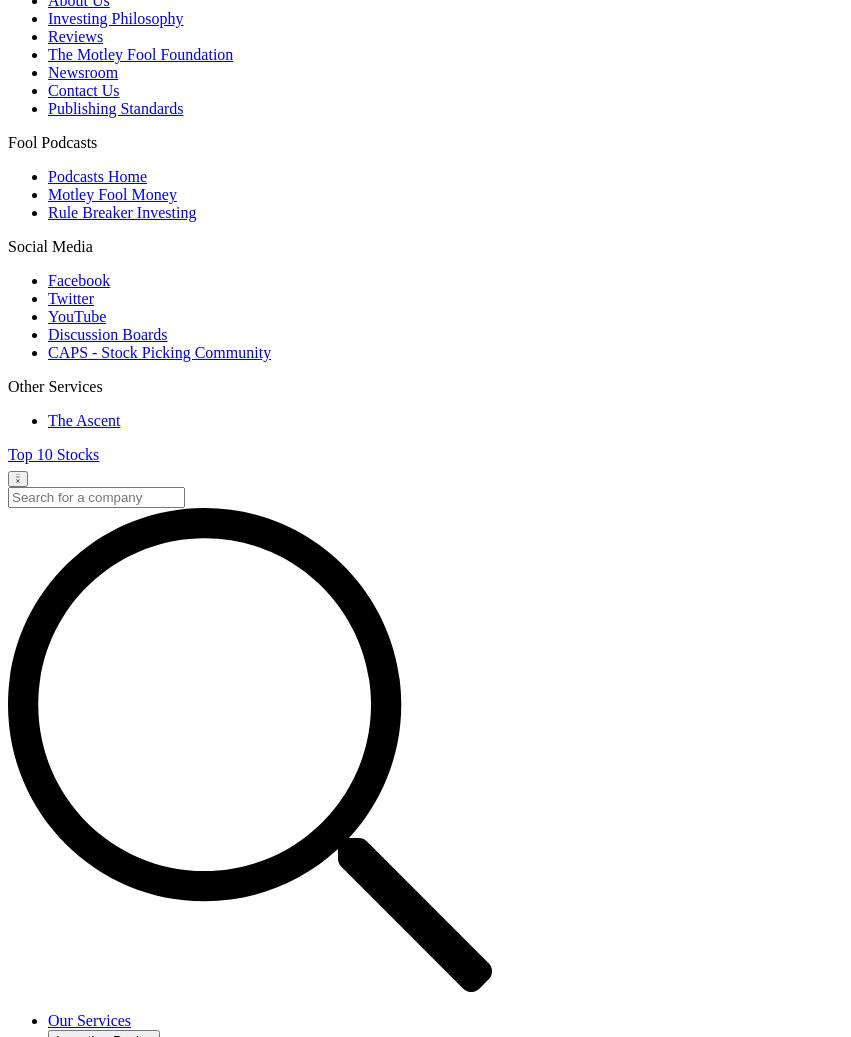 This screenshot has width=851, height=1037. Describe the element at coordinates (110, 193) in the screenshot. I see `'Motley Fool Money'` at that location.